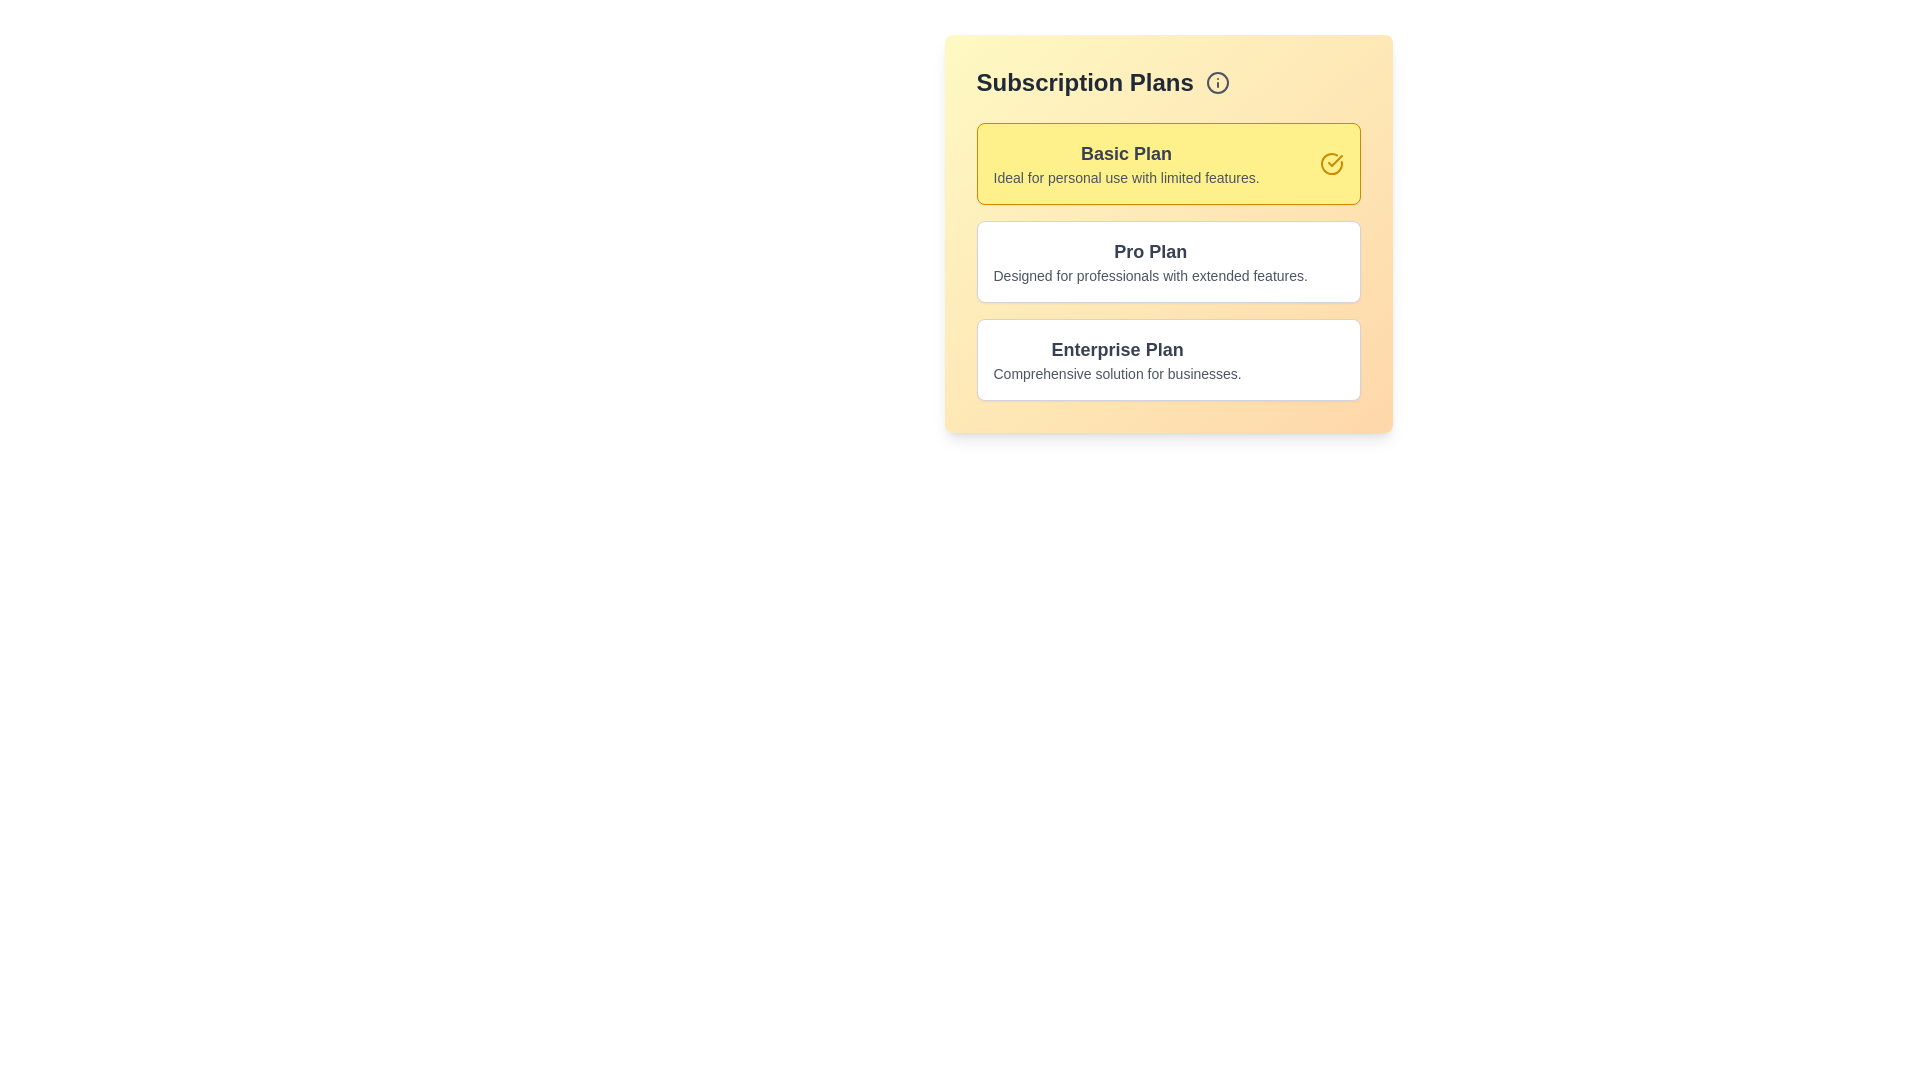 The width and height of the screenshot is (1920, 1080). Describe the element at coordinates (1150, 276) in the screenshot. I see `textual content that states 'Designed for professionals with extended features.' located under the 'Pro Plan' heading` at that location.